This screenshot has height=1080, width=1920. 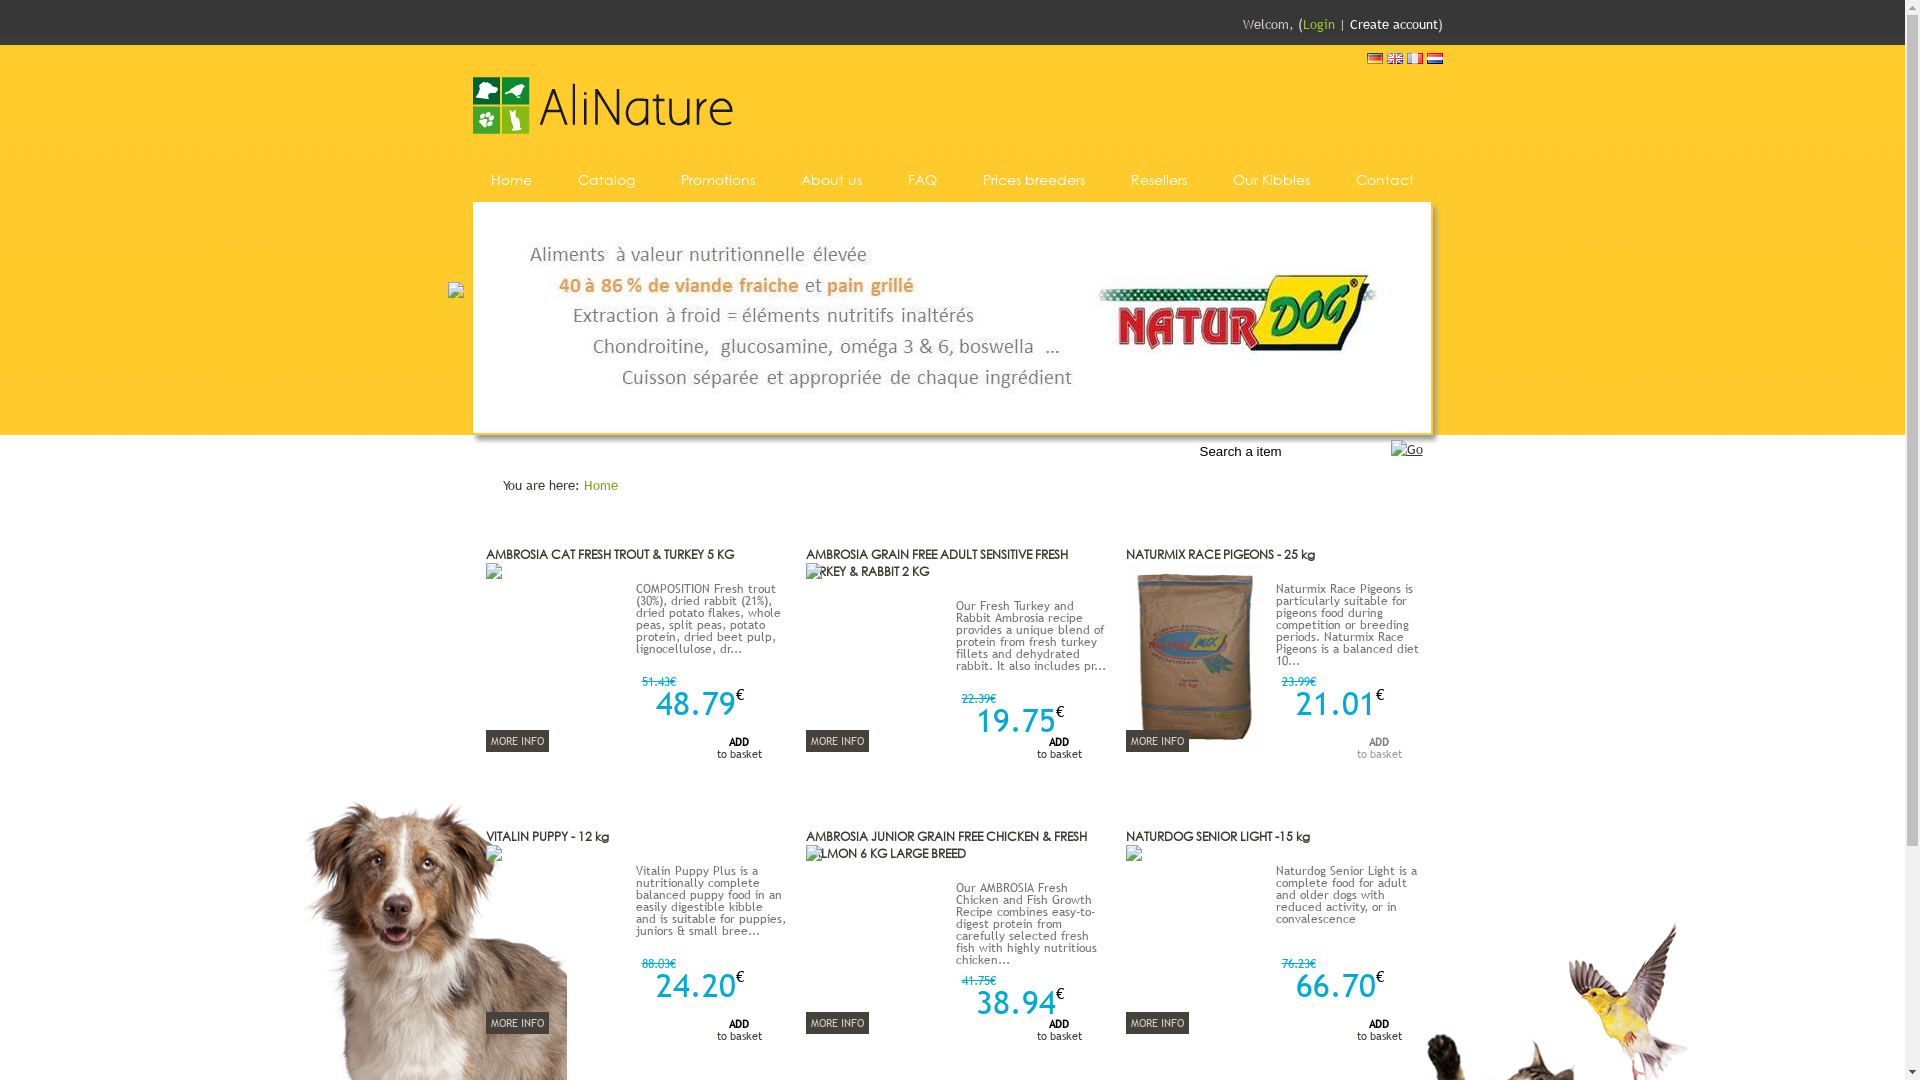 What do you see at coordinates (576, 178) in the screenshot?
I see `'Catalog'` at bounding box center [576, 178].